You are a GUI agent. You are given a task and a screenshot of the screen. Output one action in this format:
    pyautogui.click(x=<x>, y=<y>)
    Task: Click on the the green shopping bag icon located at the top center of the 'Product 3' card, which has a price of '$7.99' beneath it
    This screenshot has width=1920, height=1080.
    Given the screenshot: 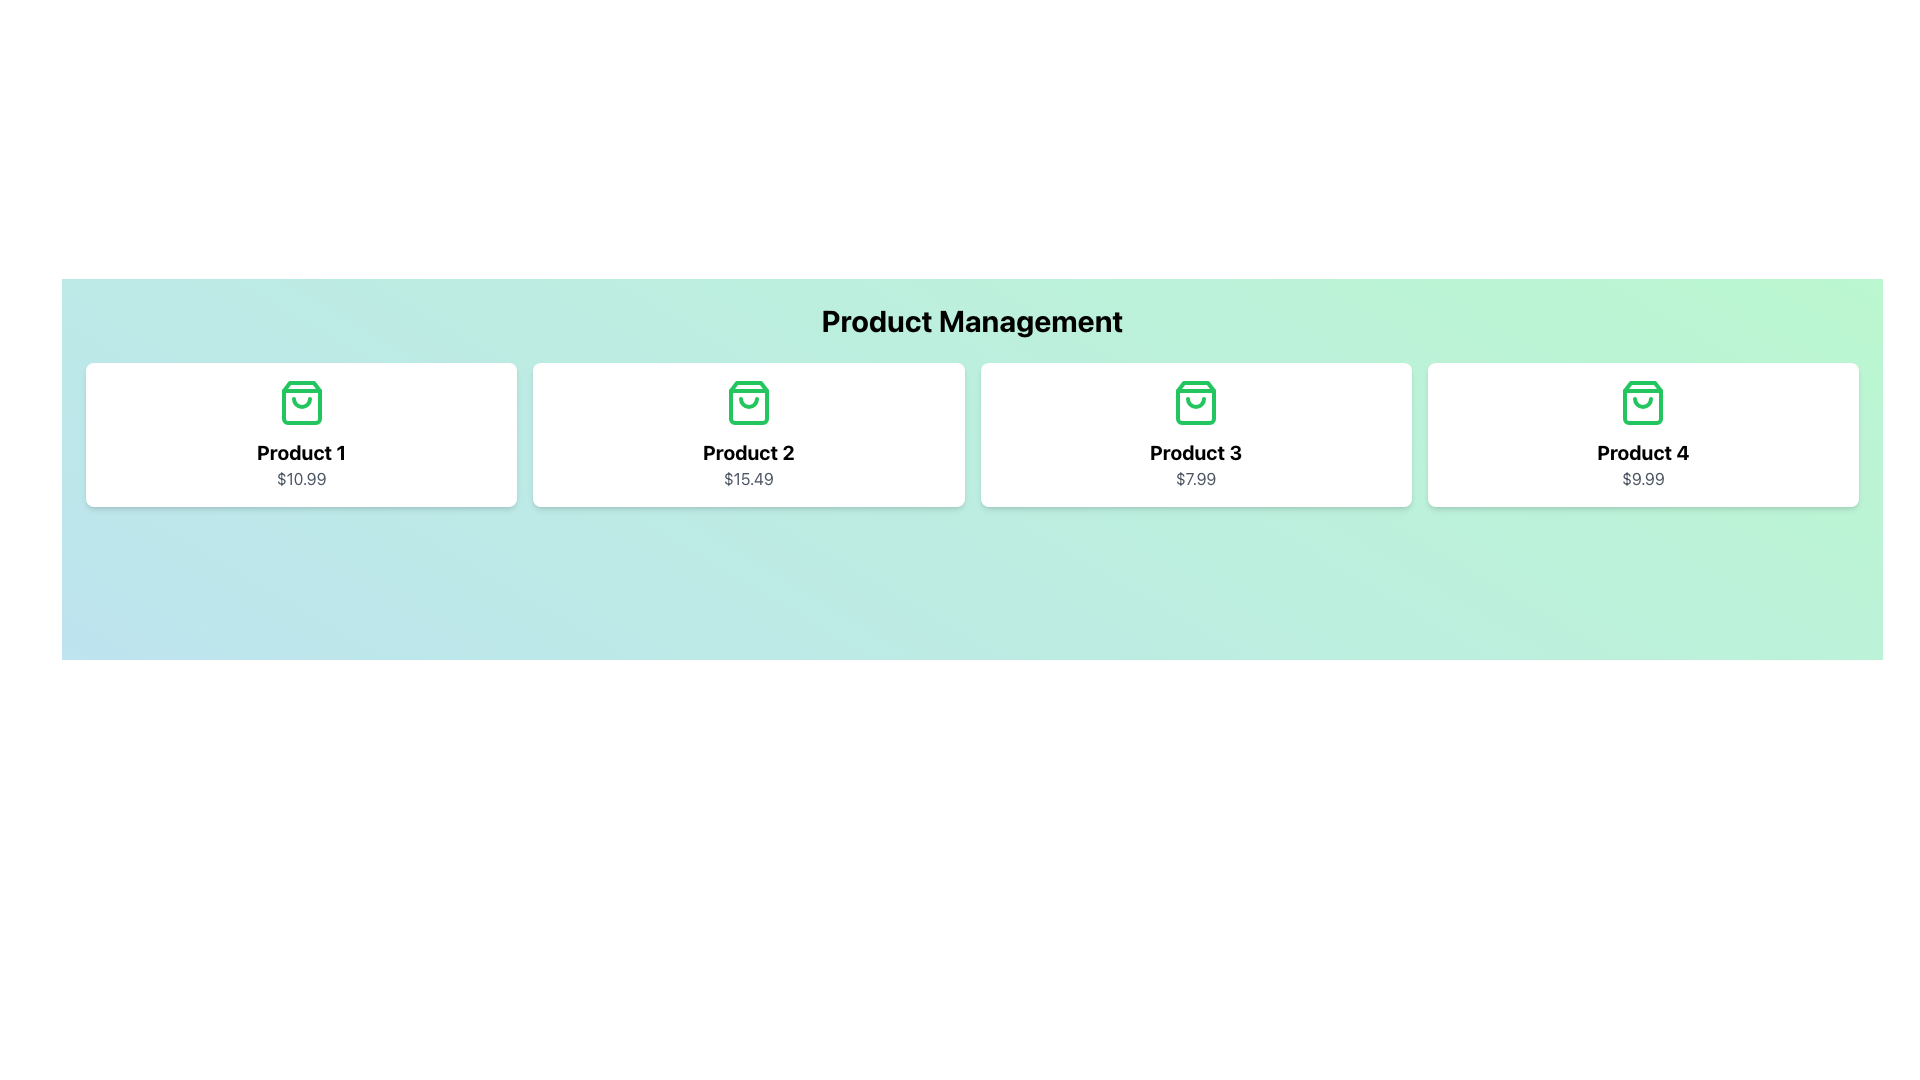 What is the action you would take?
    pyautogui.click(x=1196, y=402)
    